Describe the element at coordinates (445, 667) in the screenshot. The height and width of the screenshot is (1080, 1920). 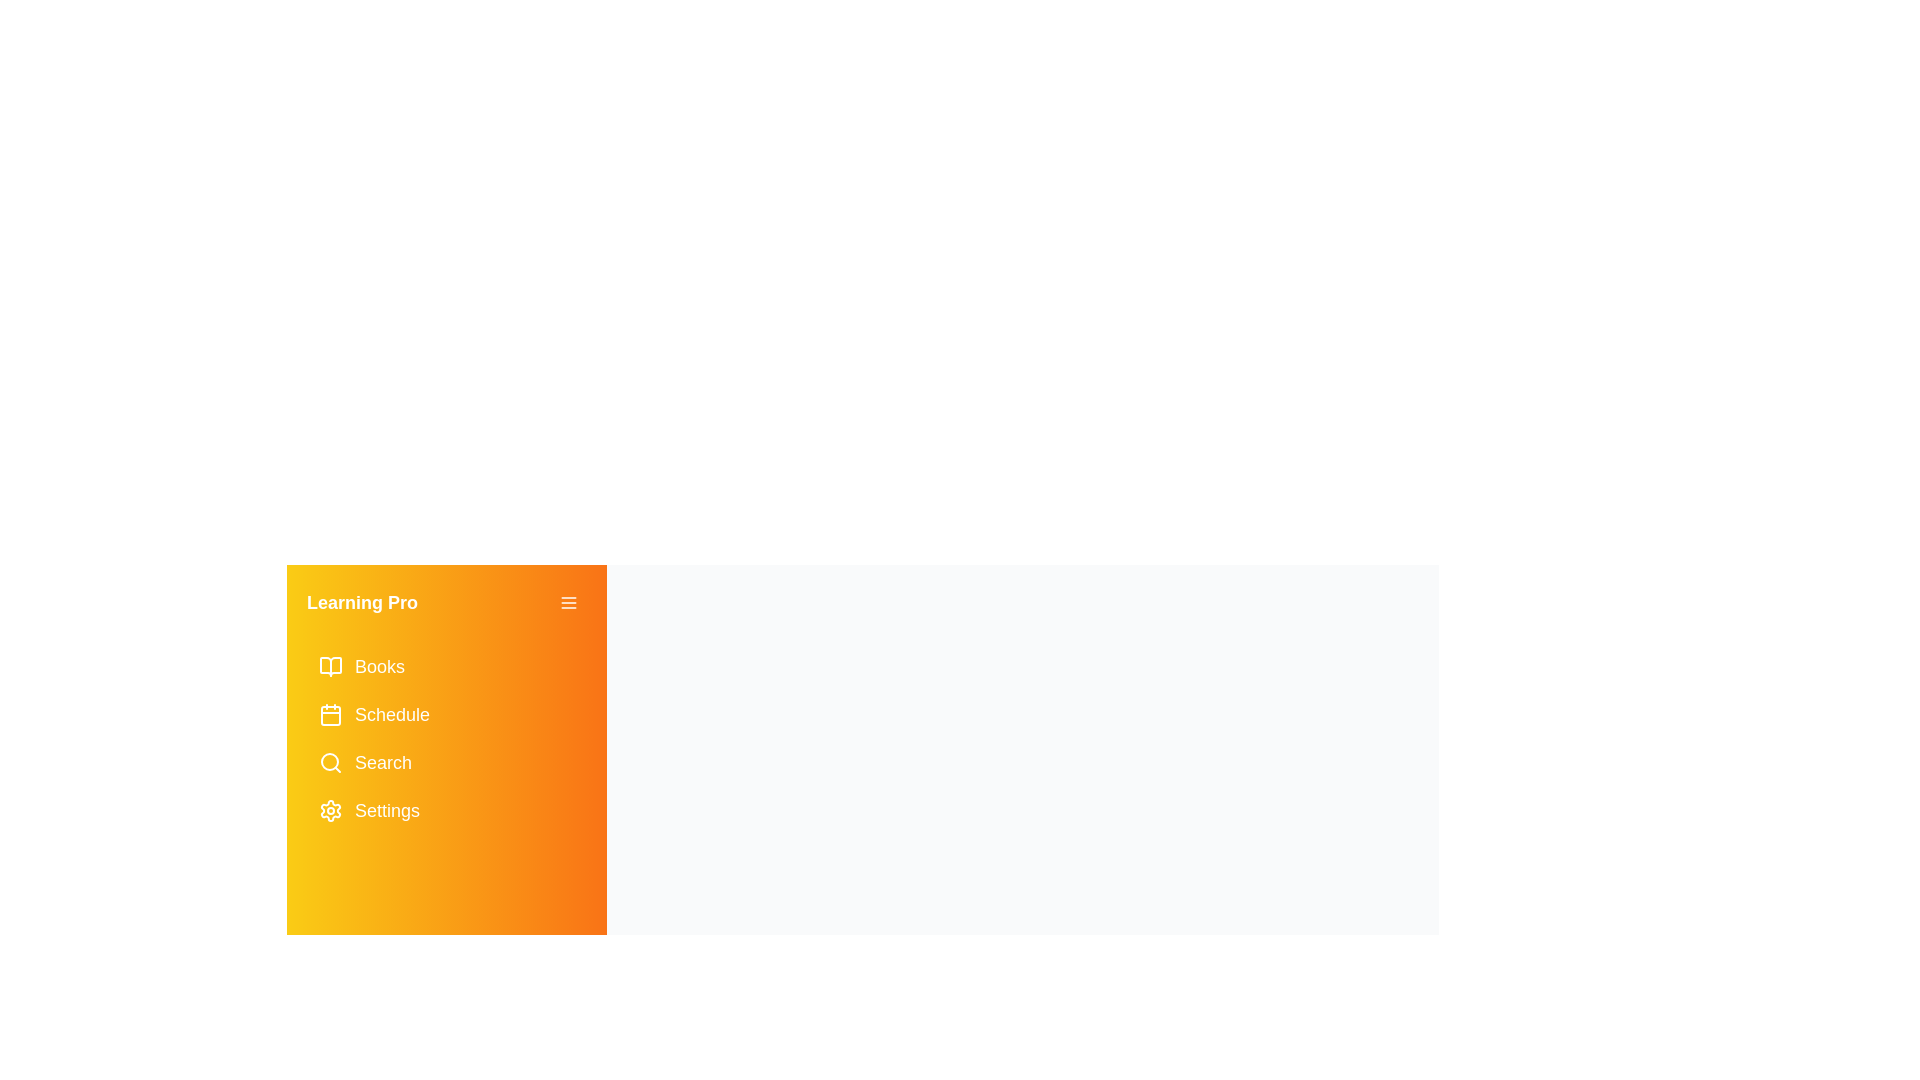
I see `the Books navigation item in the drawer` at that location.